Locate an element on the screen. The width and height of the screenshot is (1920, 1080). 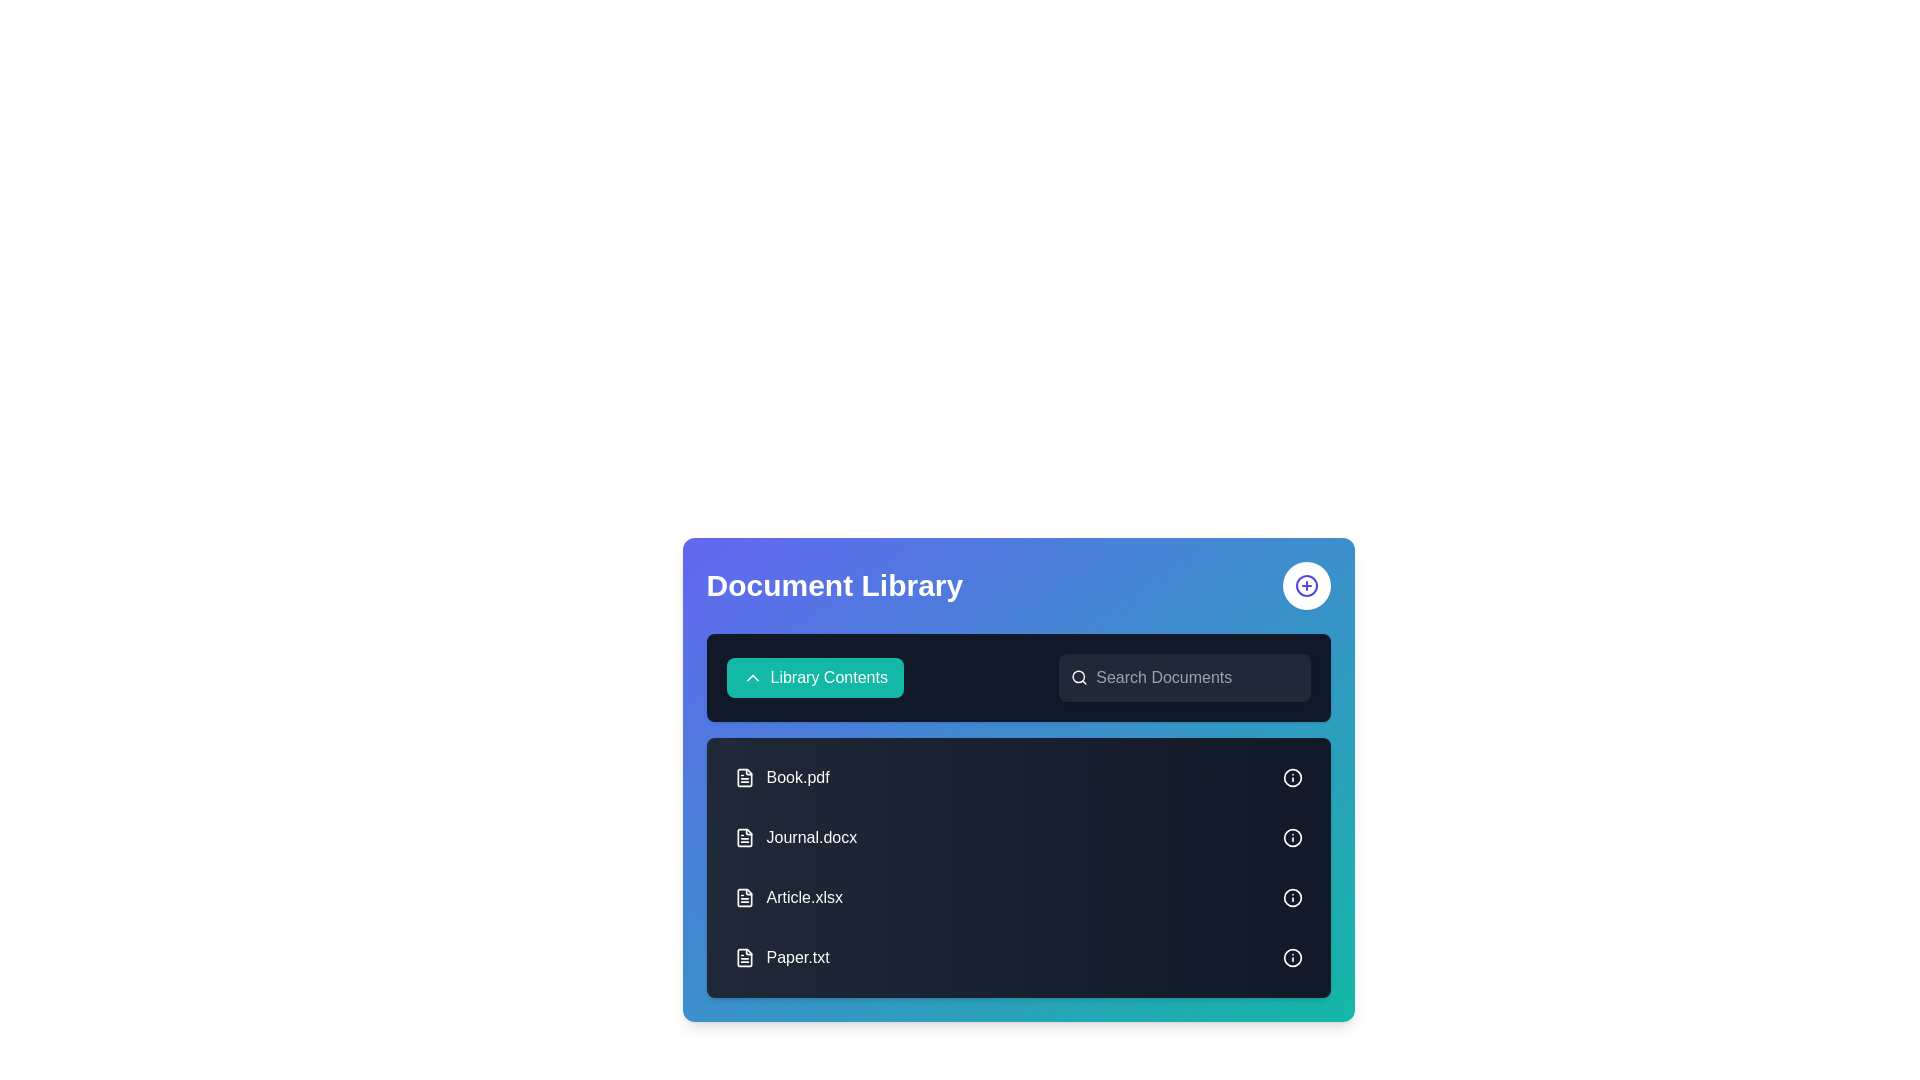
the circular SVG graphic located at the center of the search icon in the upper-right corner of the toolbar is located at coordinates (1077, 676).